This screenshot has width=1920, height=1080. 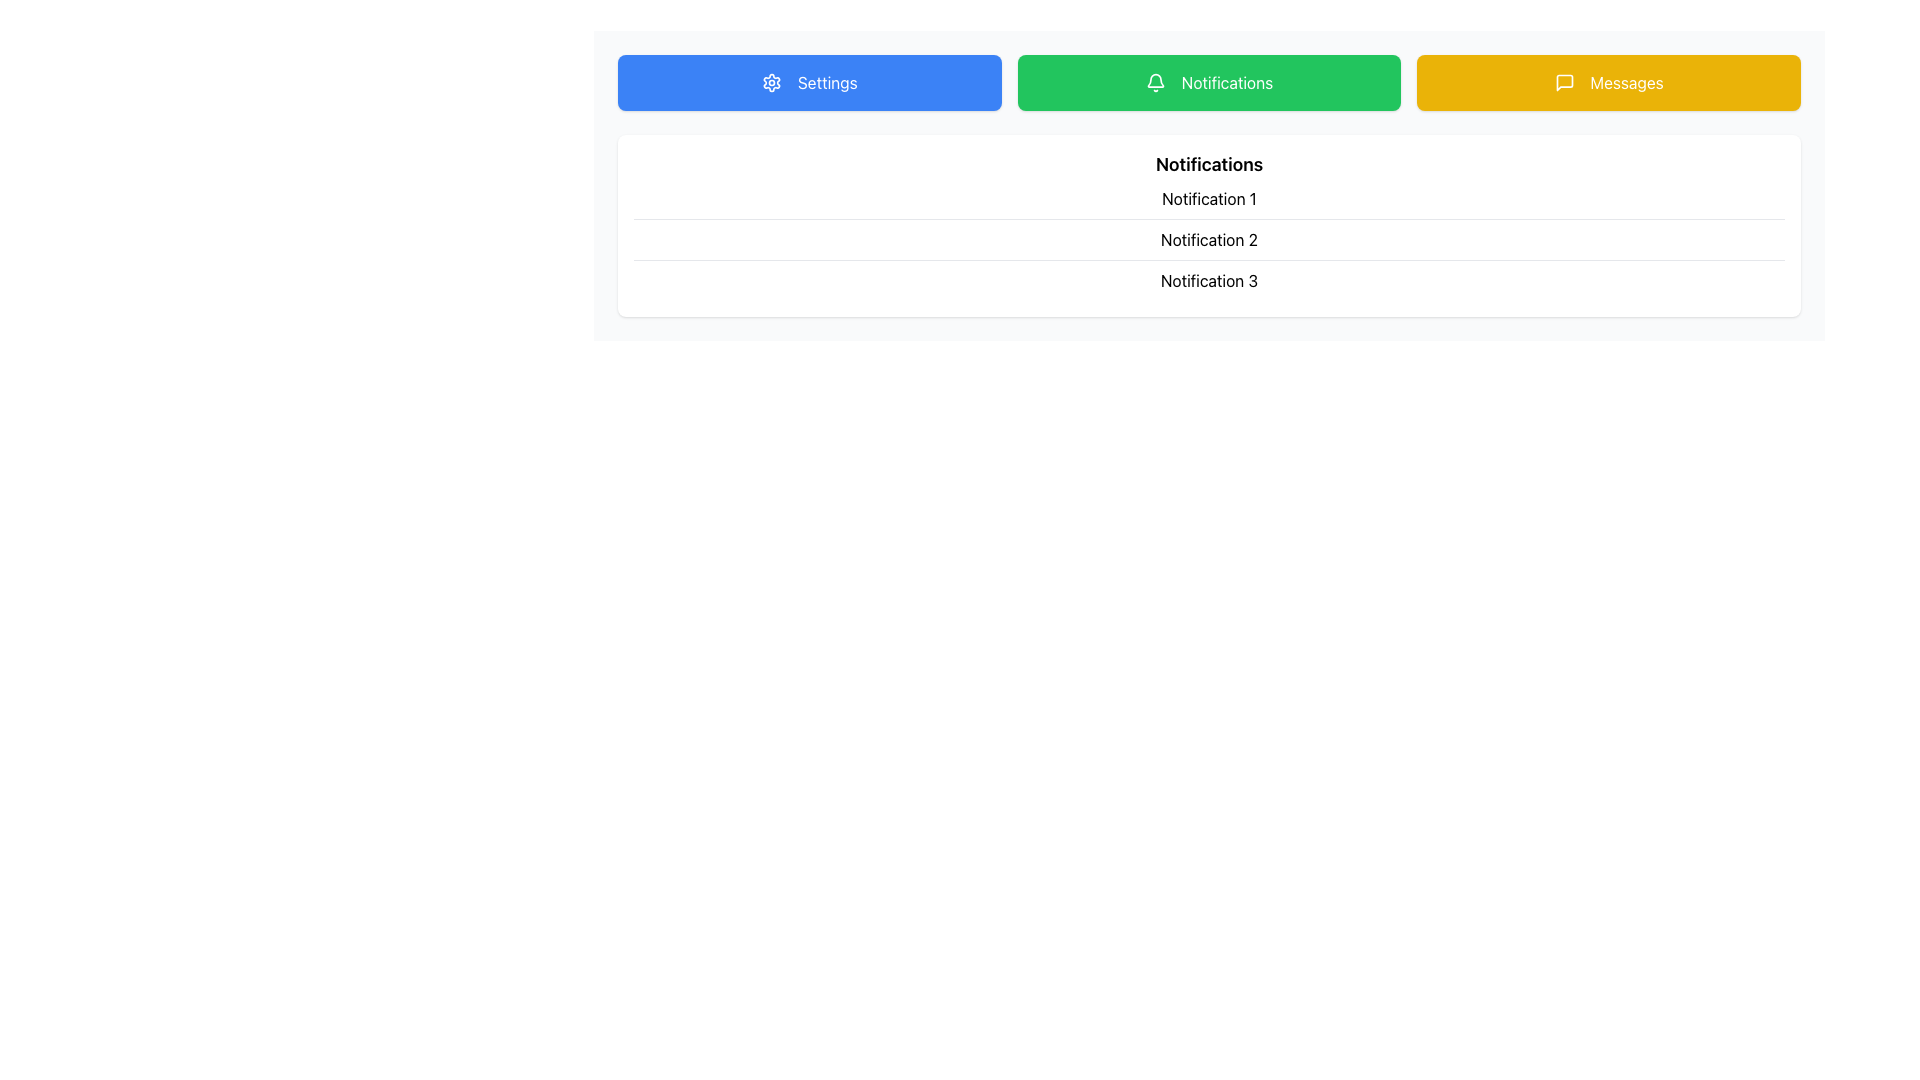 I want to click on the non-interactive text label displaying 'Notification 2' in the notifications list under the header 'Notifications', so click(x=1208, y=239).